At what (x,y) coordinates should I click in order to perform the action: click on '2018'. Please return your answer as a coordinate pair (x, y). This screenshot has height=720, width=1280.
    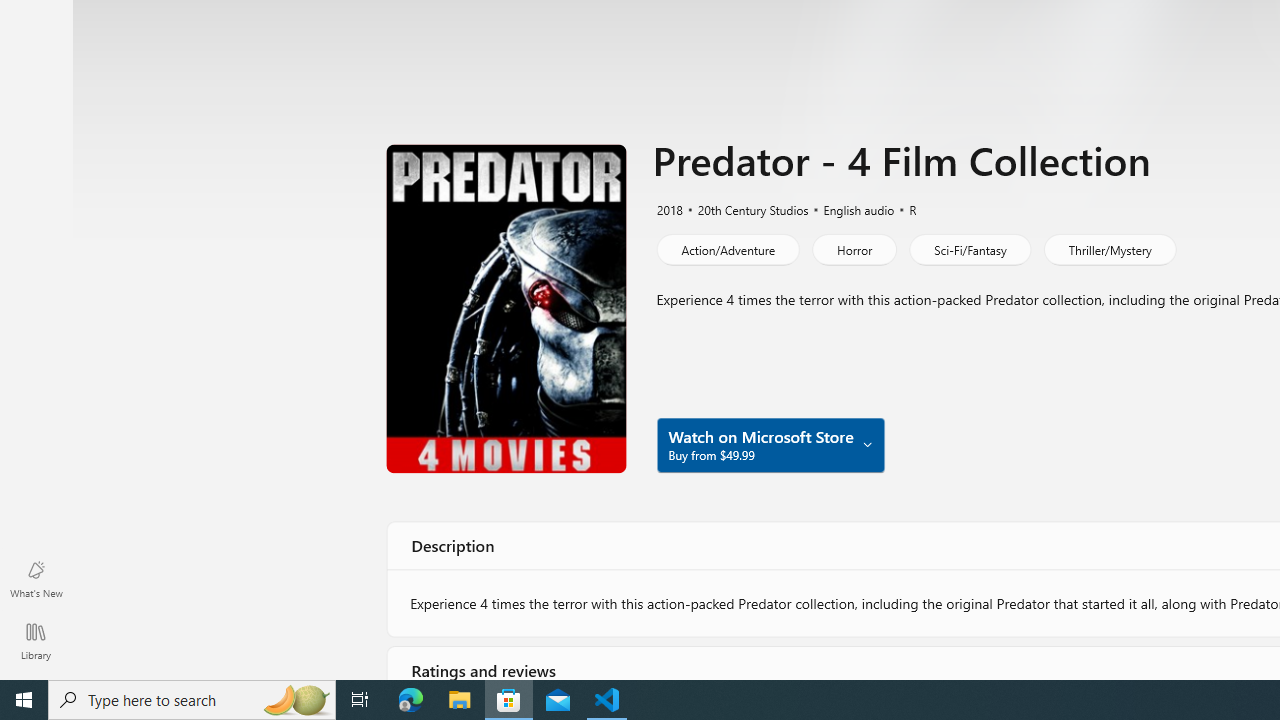
    Looking at the image, I should click on (668, 208).